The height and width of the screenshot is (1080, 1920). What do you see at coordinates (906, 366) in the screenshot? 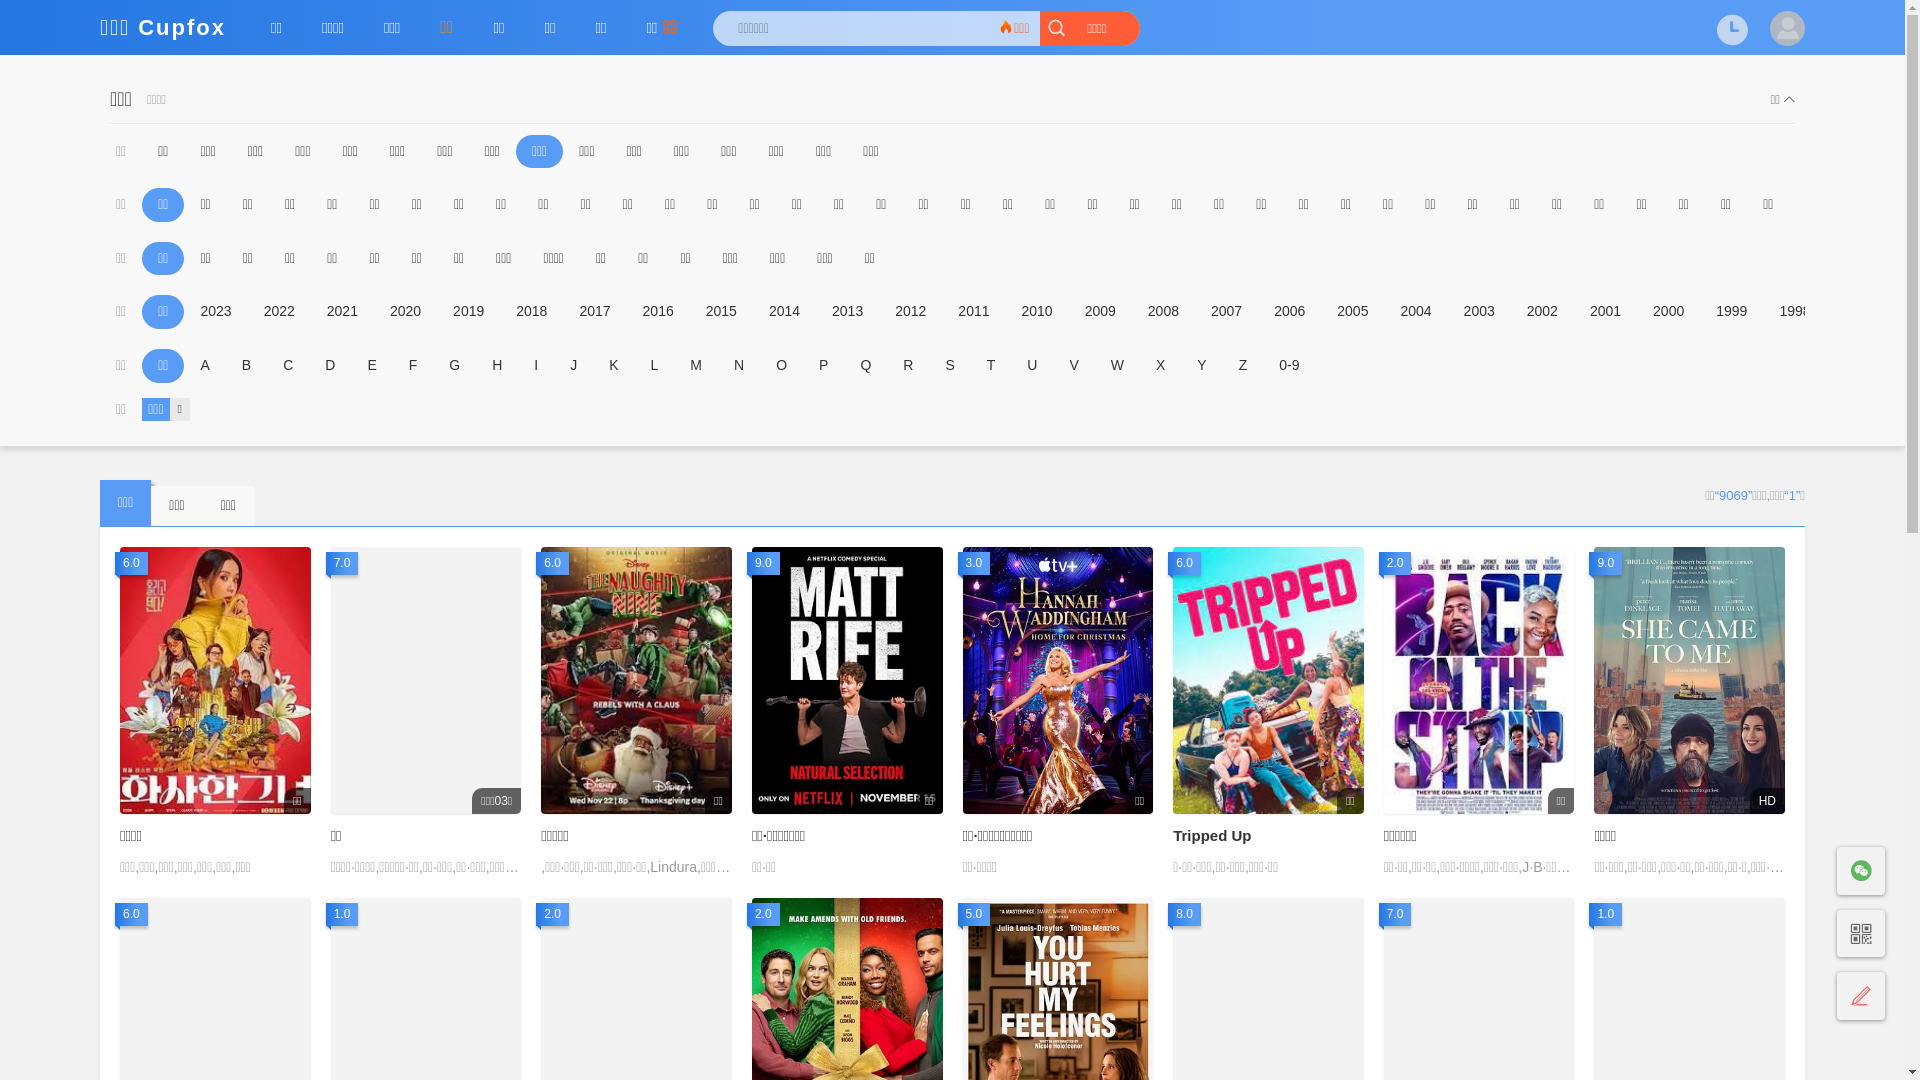
I see `'R'` at bounding box center [906, 366].